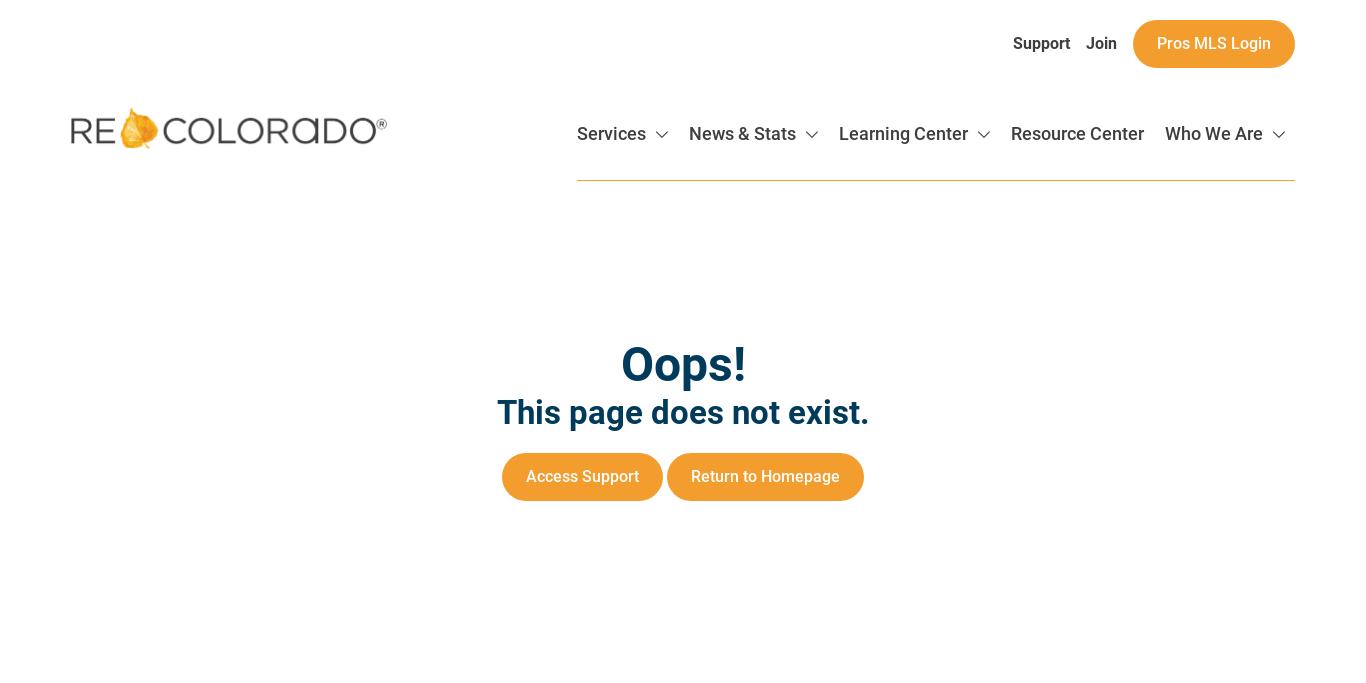 Image resolution: width=1366 pixels, height=683 pixels. I want to click on 'Data Delivery', so click(597, 251).